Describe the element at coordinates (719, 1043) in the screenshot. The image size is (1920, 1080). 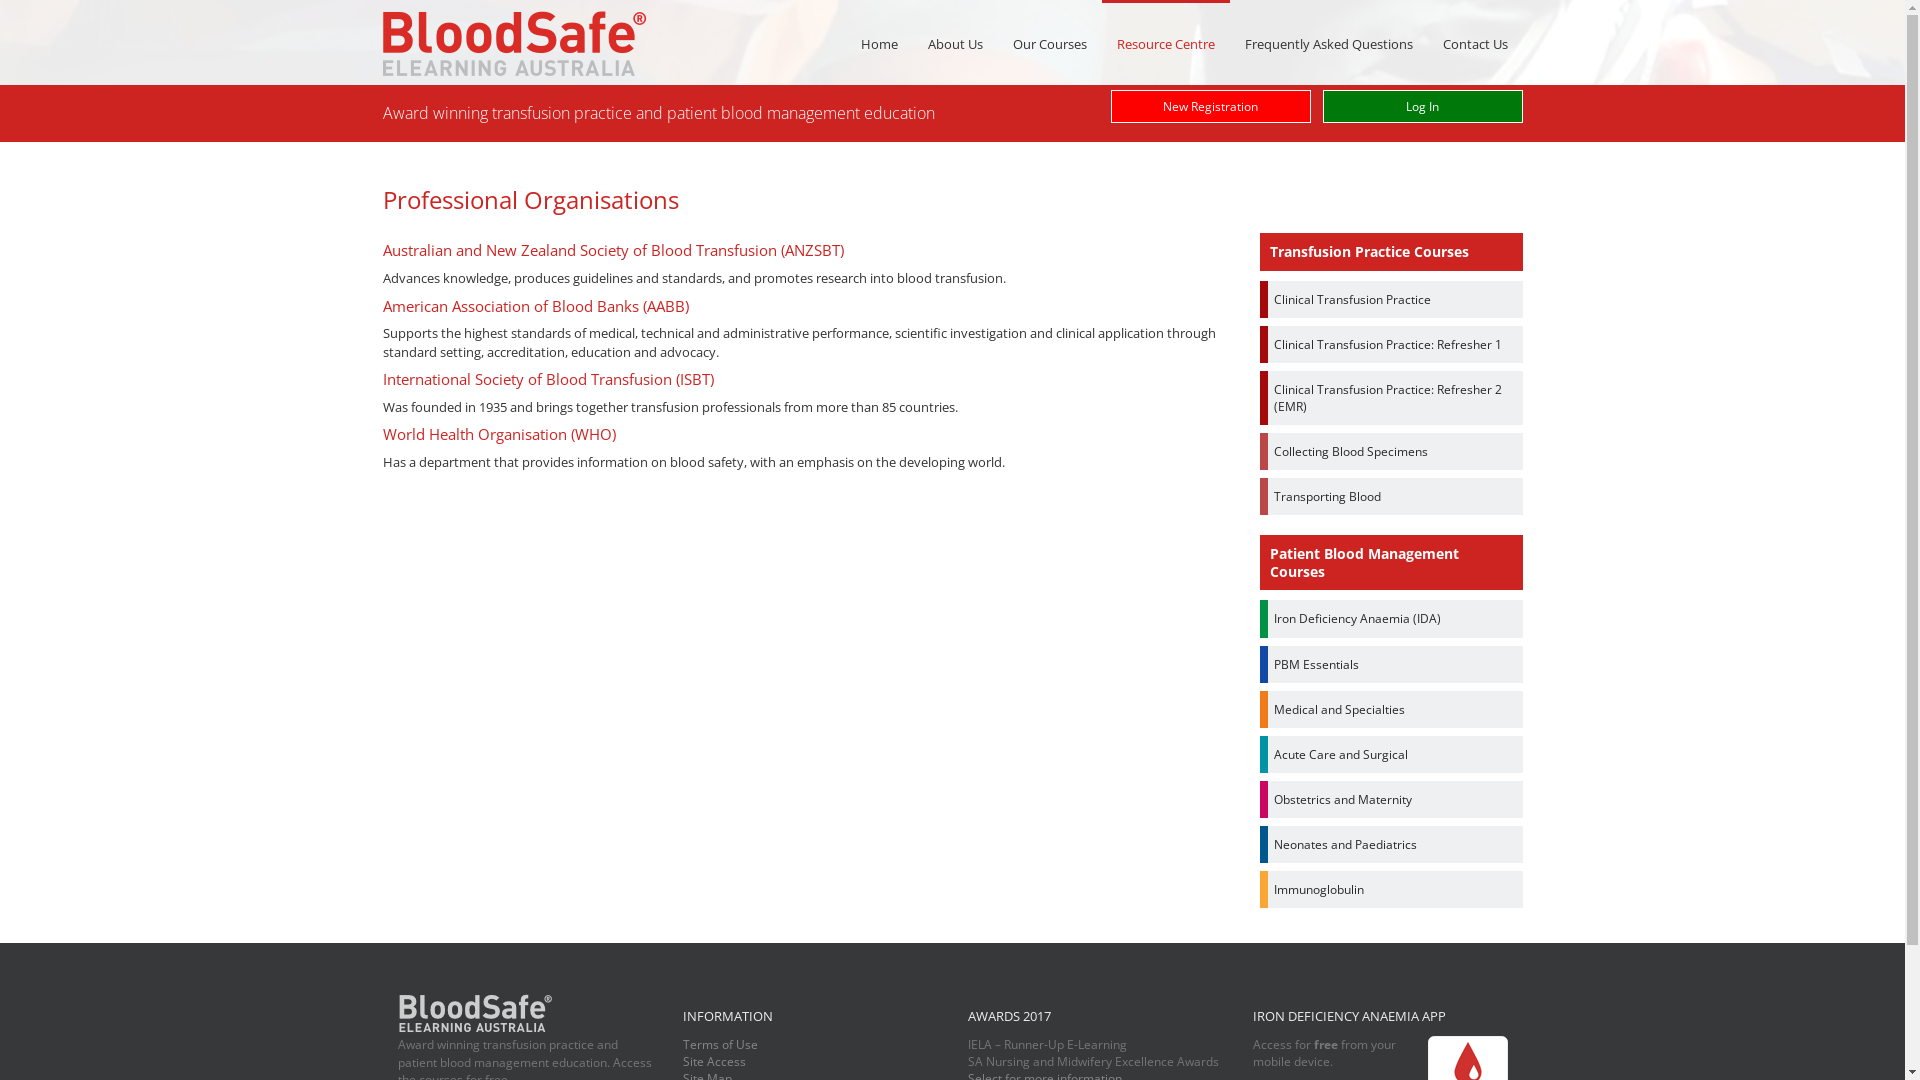
I see `'Terms of Use'` at that location.